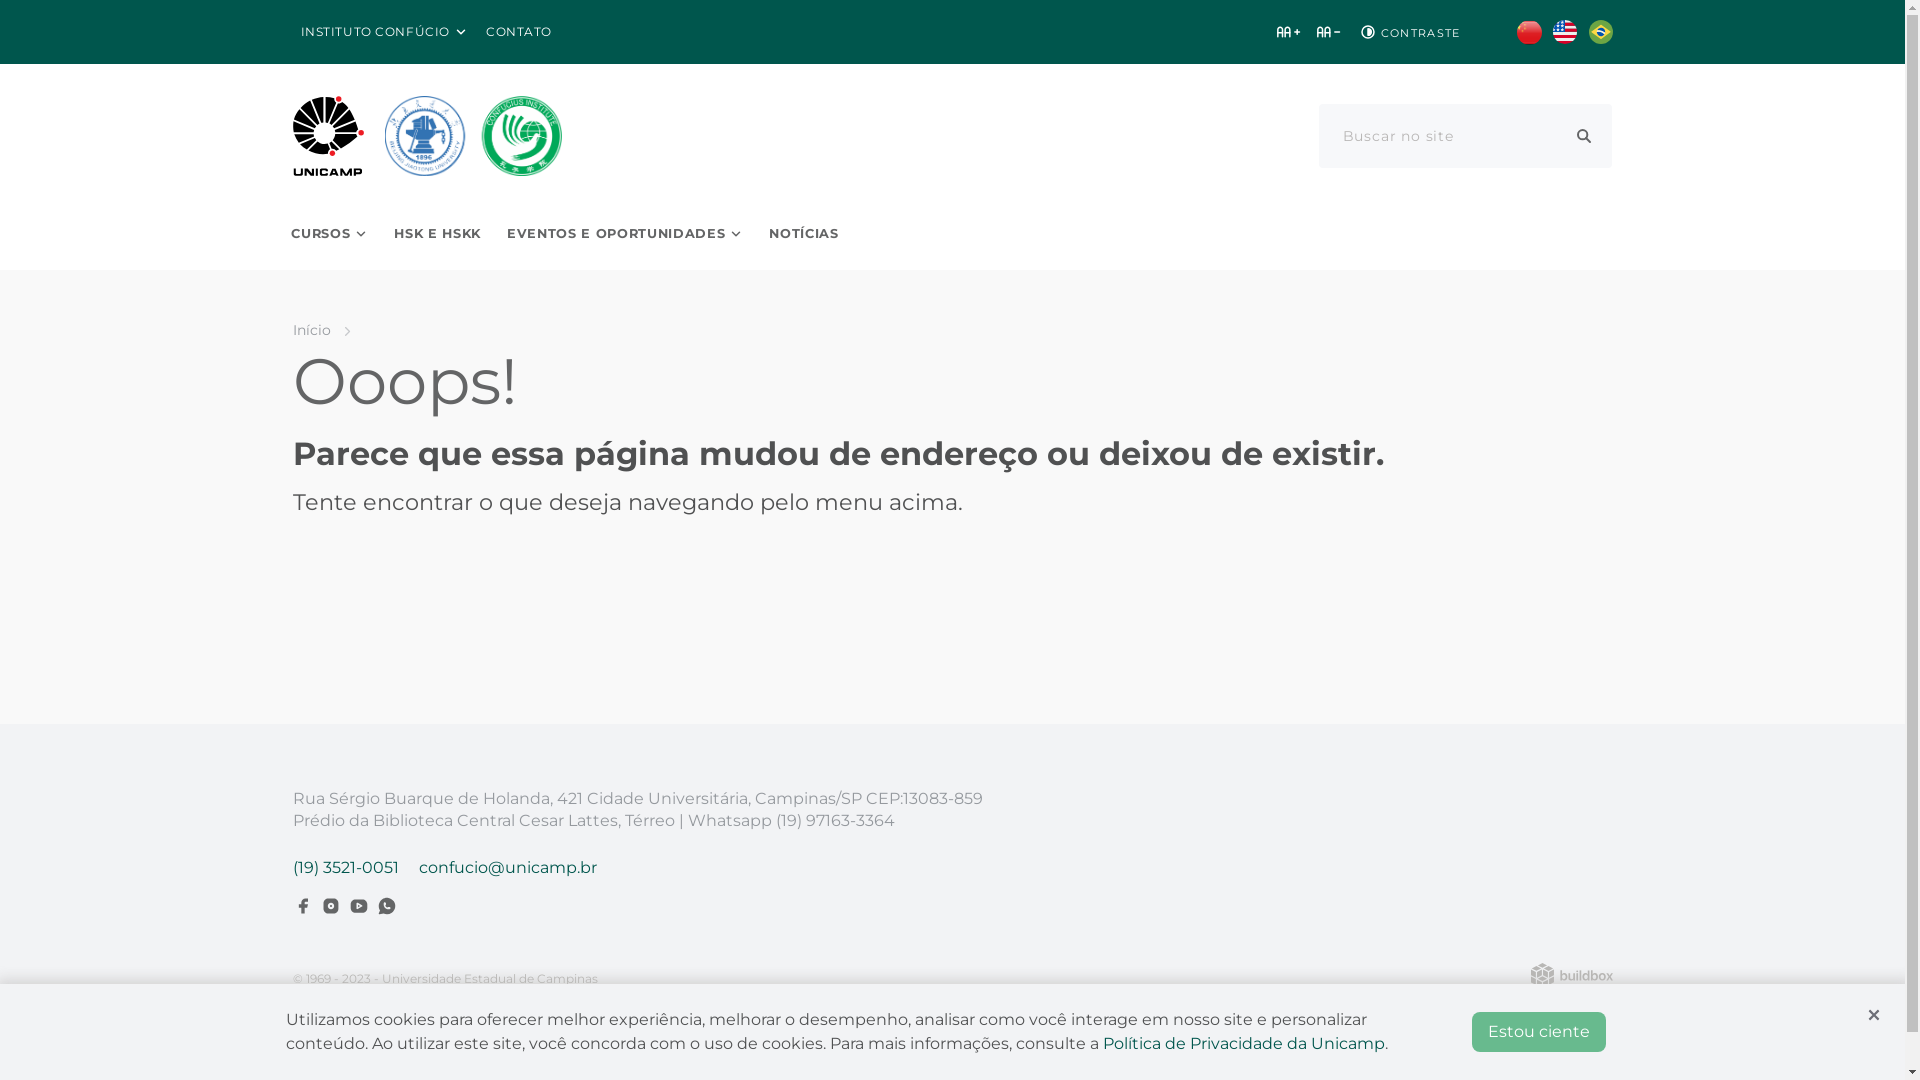 This screenshot has width=1920, height=1080. Describe the element at coordinates (518, 32) in the screenshot. I see `'CONTATO'` at that location.